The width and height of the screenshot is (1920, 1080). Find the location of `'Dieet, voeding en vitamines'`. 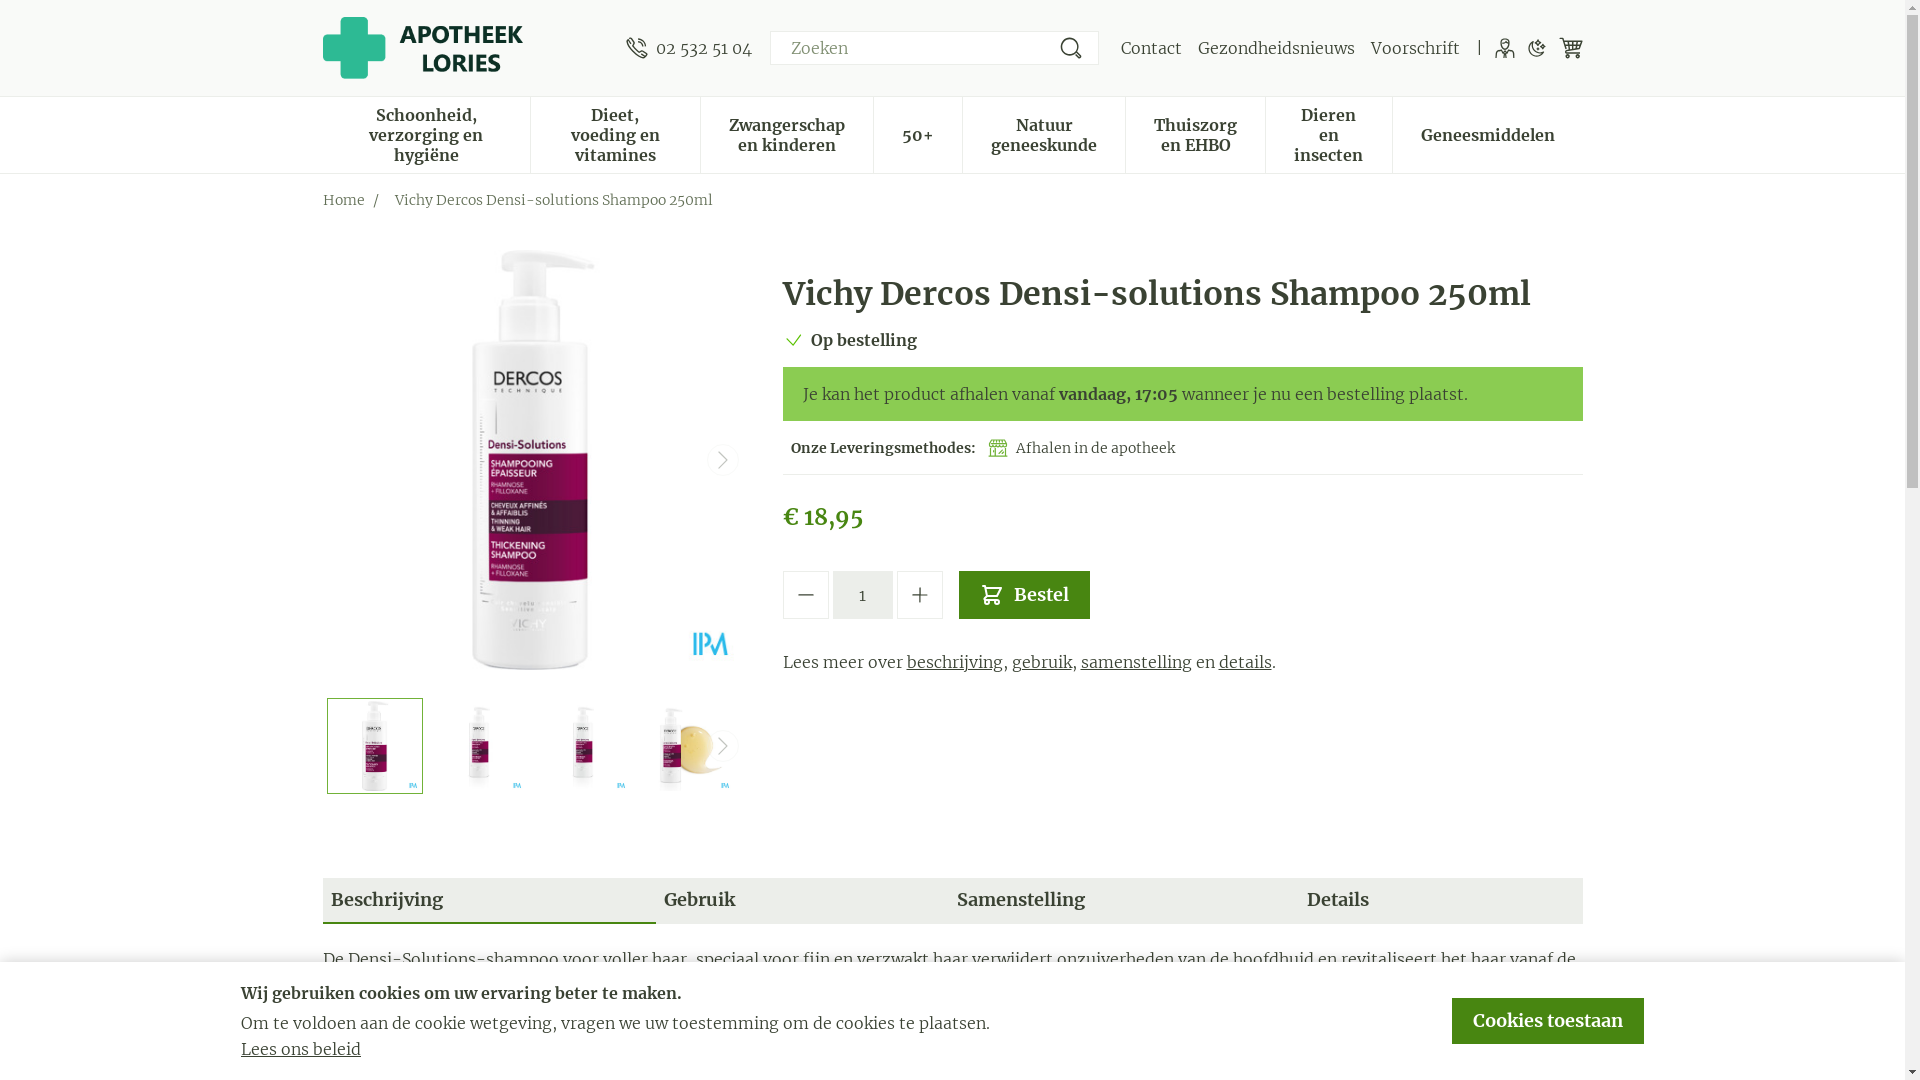

'Dieet, voeding en vitamines' is located at coordinates (614, 132).